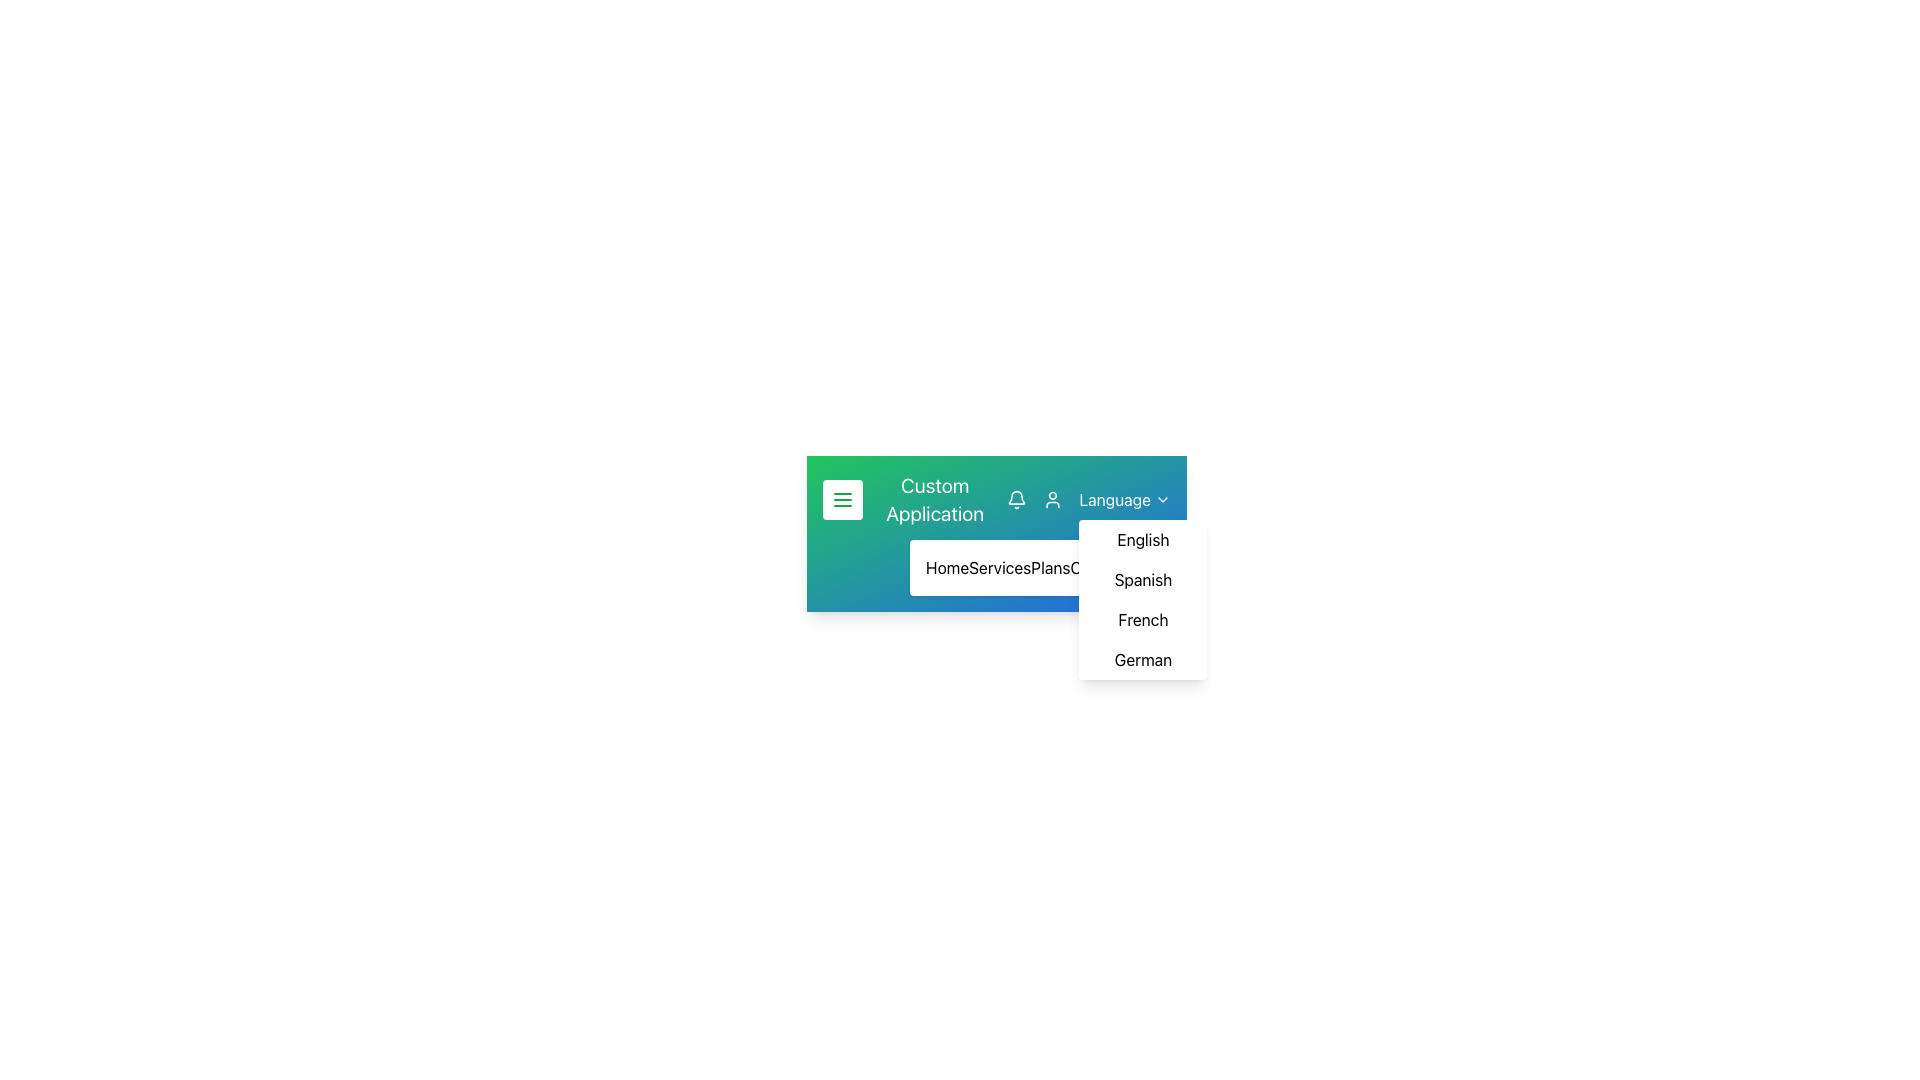 The image size is (1920, 1080). What do you see at coordinates (997, 567) in the screenshot?
I see `the Text-based Navigation Bar located in a white rectangular background` at bounding box center [997, 567].